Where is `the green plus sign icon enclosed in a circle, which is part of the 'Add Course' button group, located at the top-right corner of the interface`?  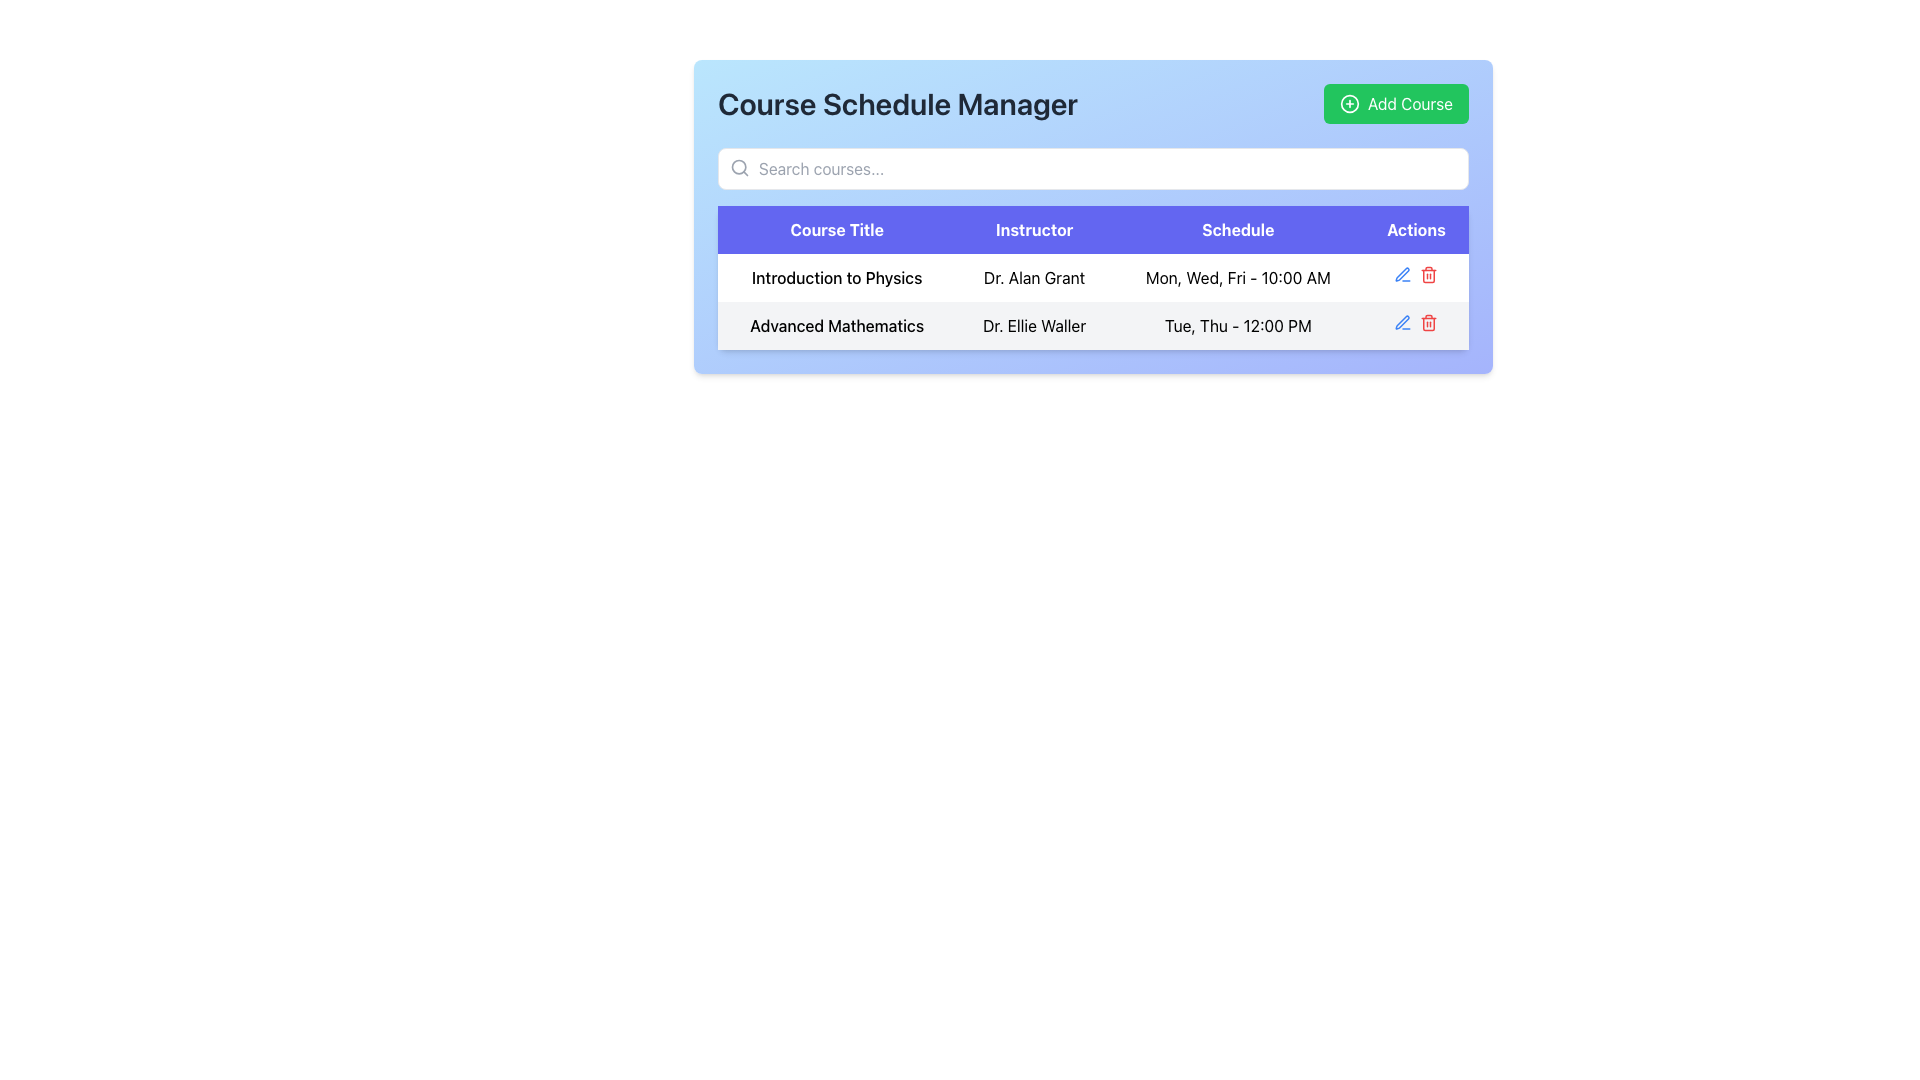
the green plus sign icon enclosed in a circle, which is part of the 'Add Course' button group, located at the top-right corner of the interface is located at coordinates (1349, 104).